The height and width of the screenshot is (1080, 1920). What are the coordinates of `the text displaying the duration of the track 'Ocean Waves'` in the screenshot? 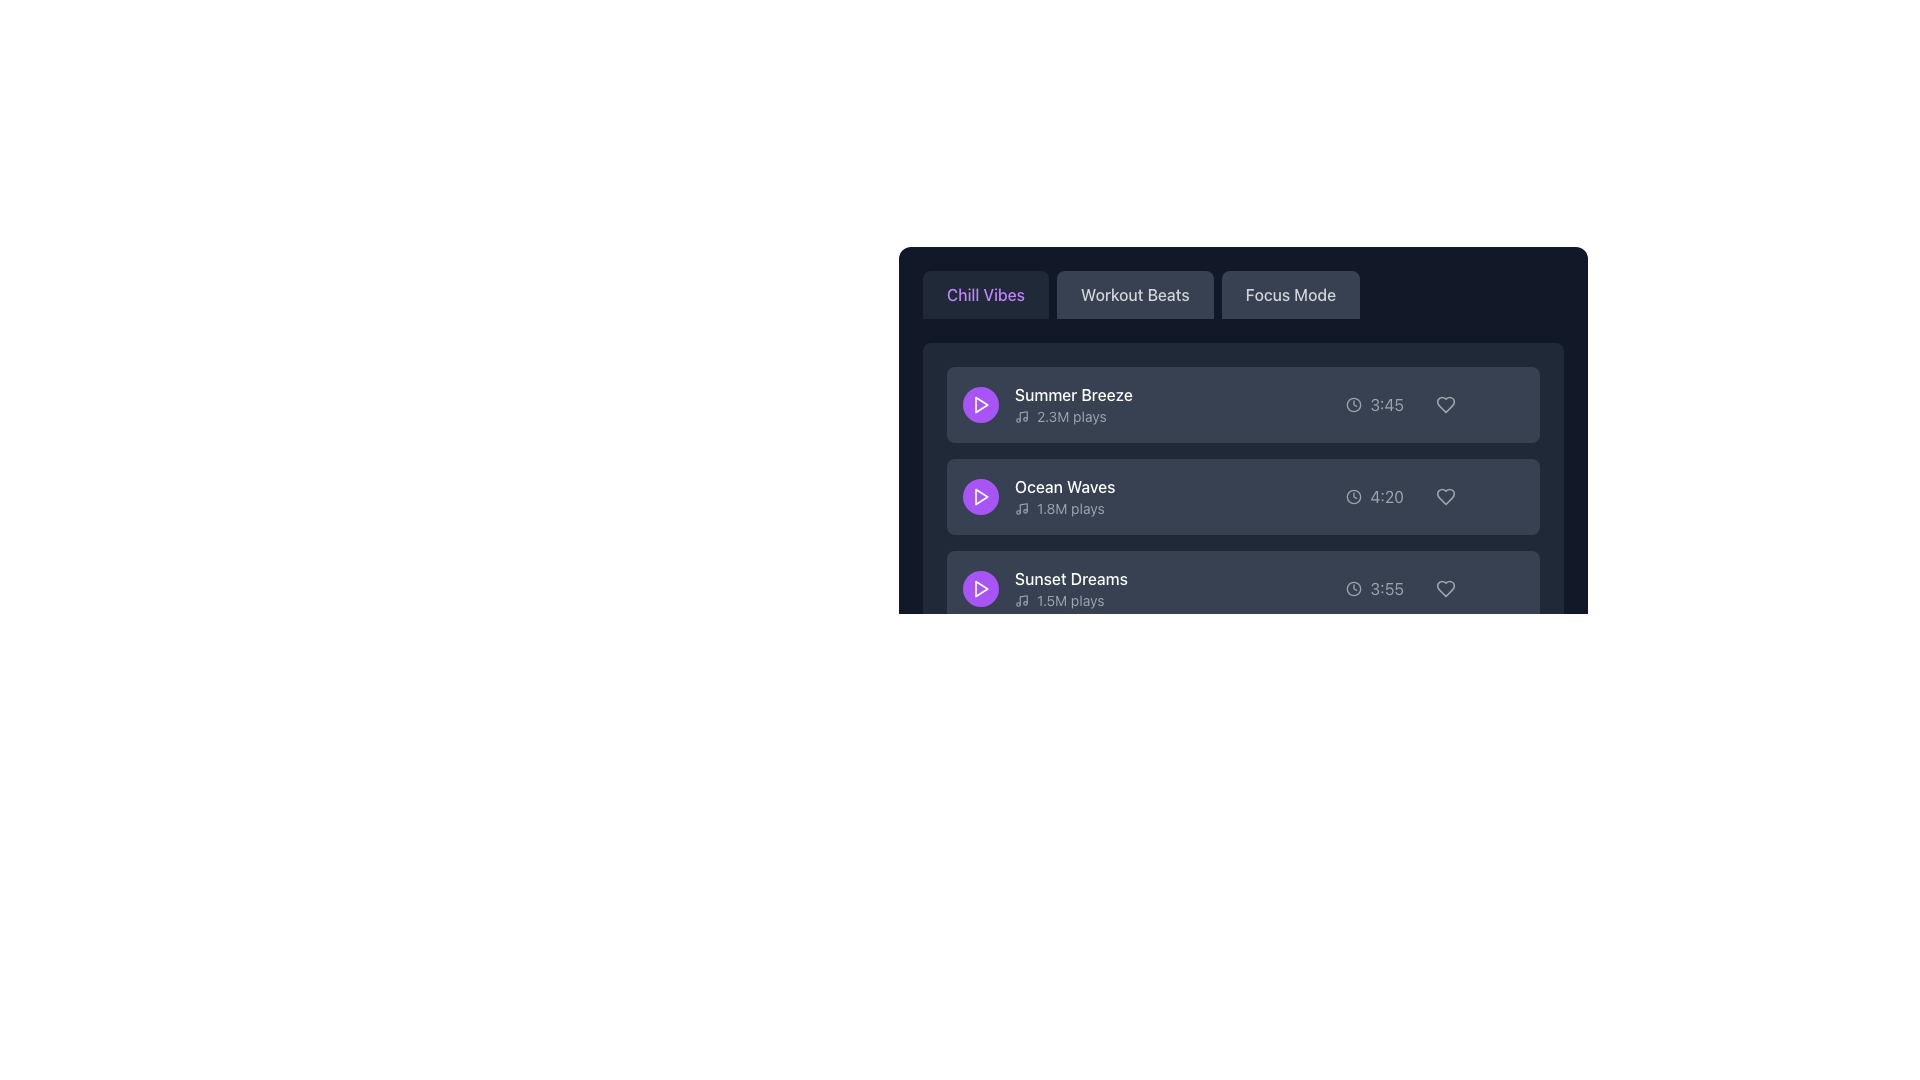 It's located at (1386, 496).